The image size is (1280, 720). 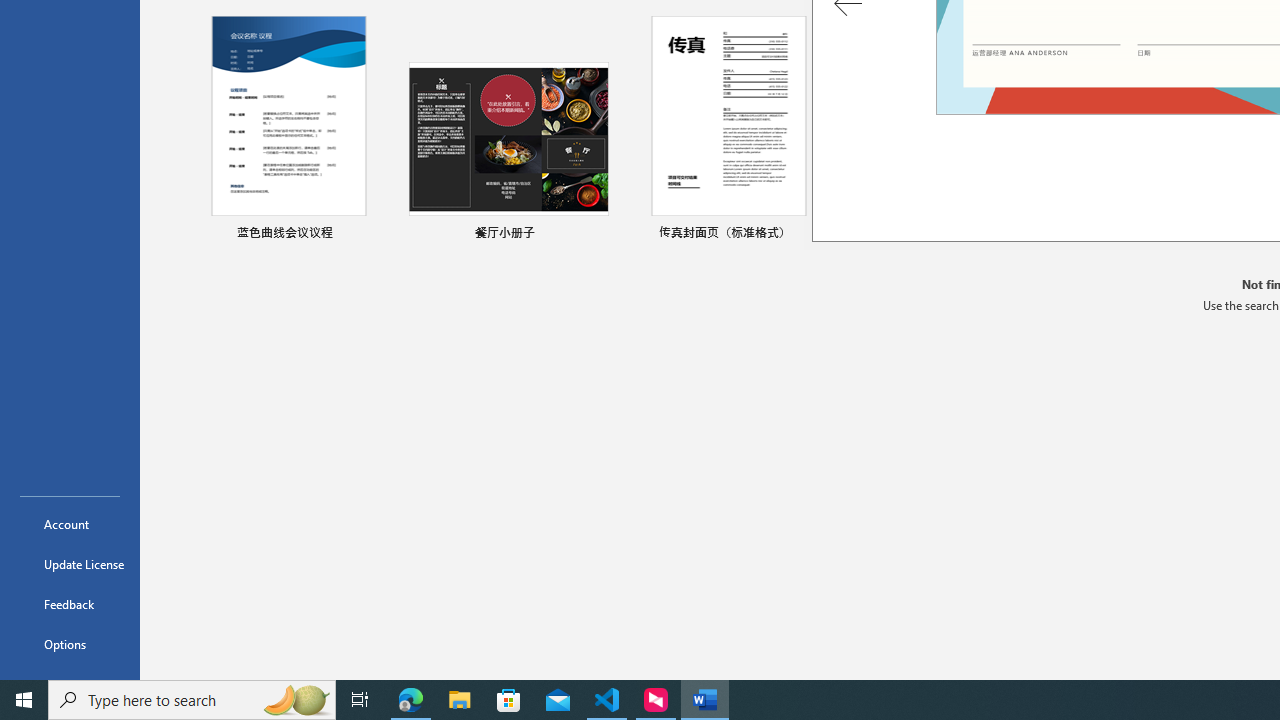 I want to click on 'Account', so click(x=69, y=523).